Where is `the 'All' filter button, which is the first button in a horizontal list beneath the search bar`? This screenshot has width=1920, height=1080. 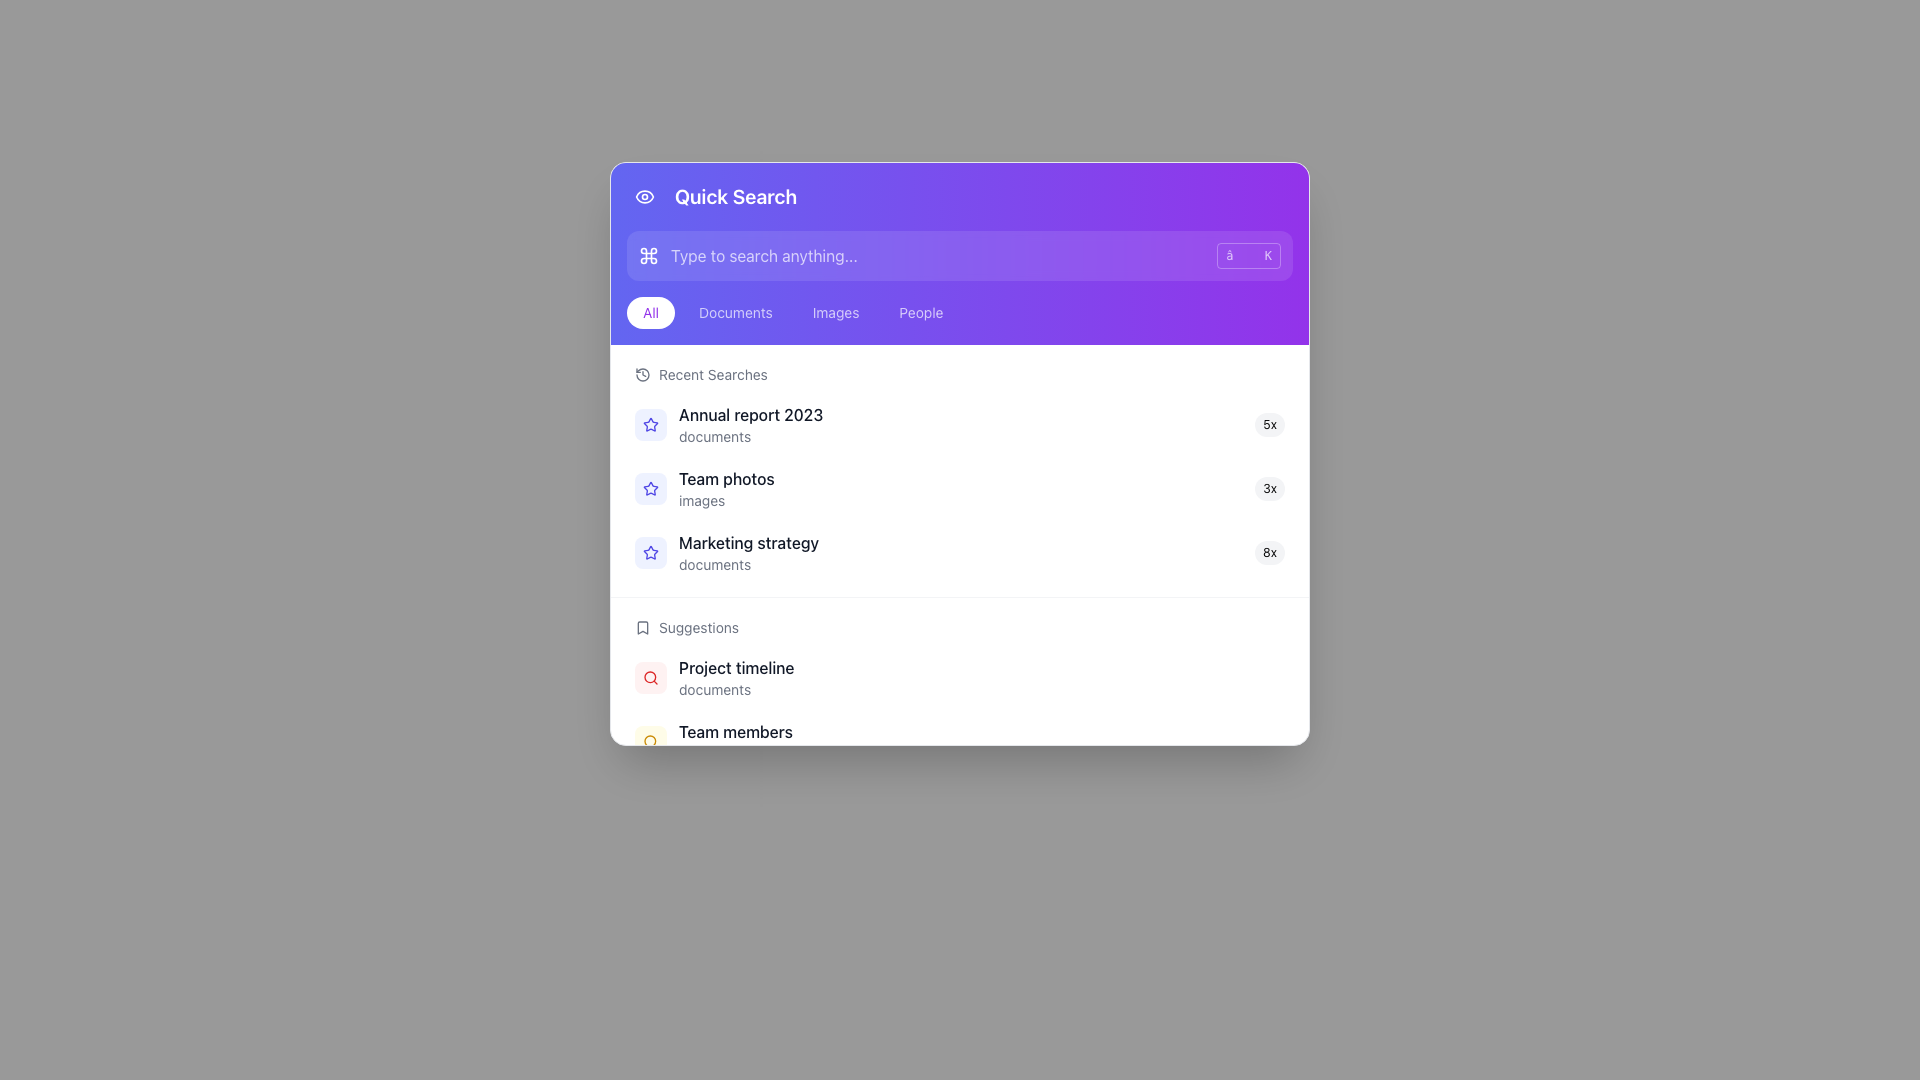
the 'All' filter button, which is the first button in a horizontal list beneath the search bar is located at coordinates (651, 312).